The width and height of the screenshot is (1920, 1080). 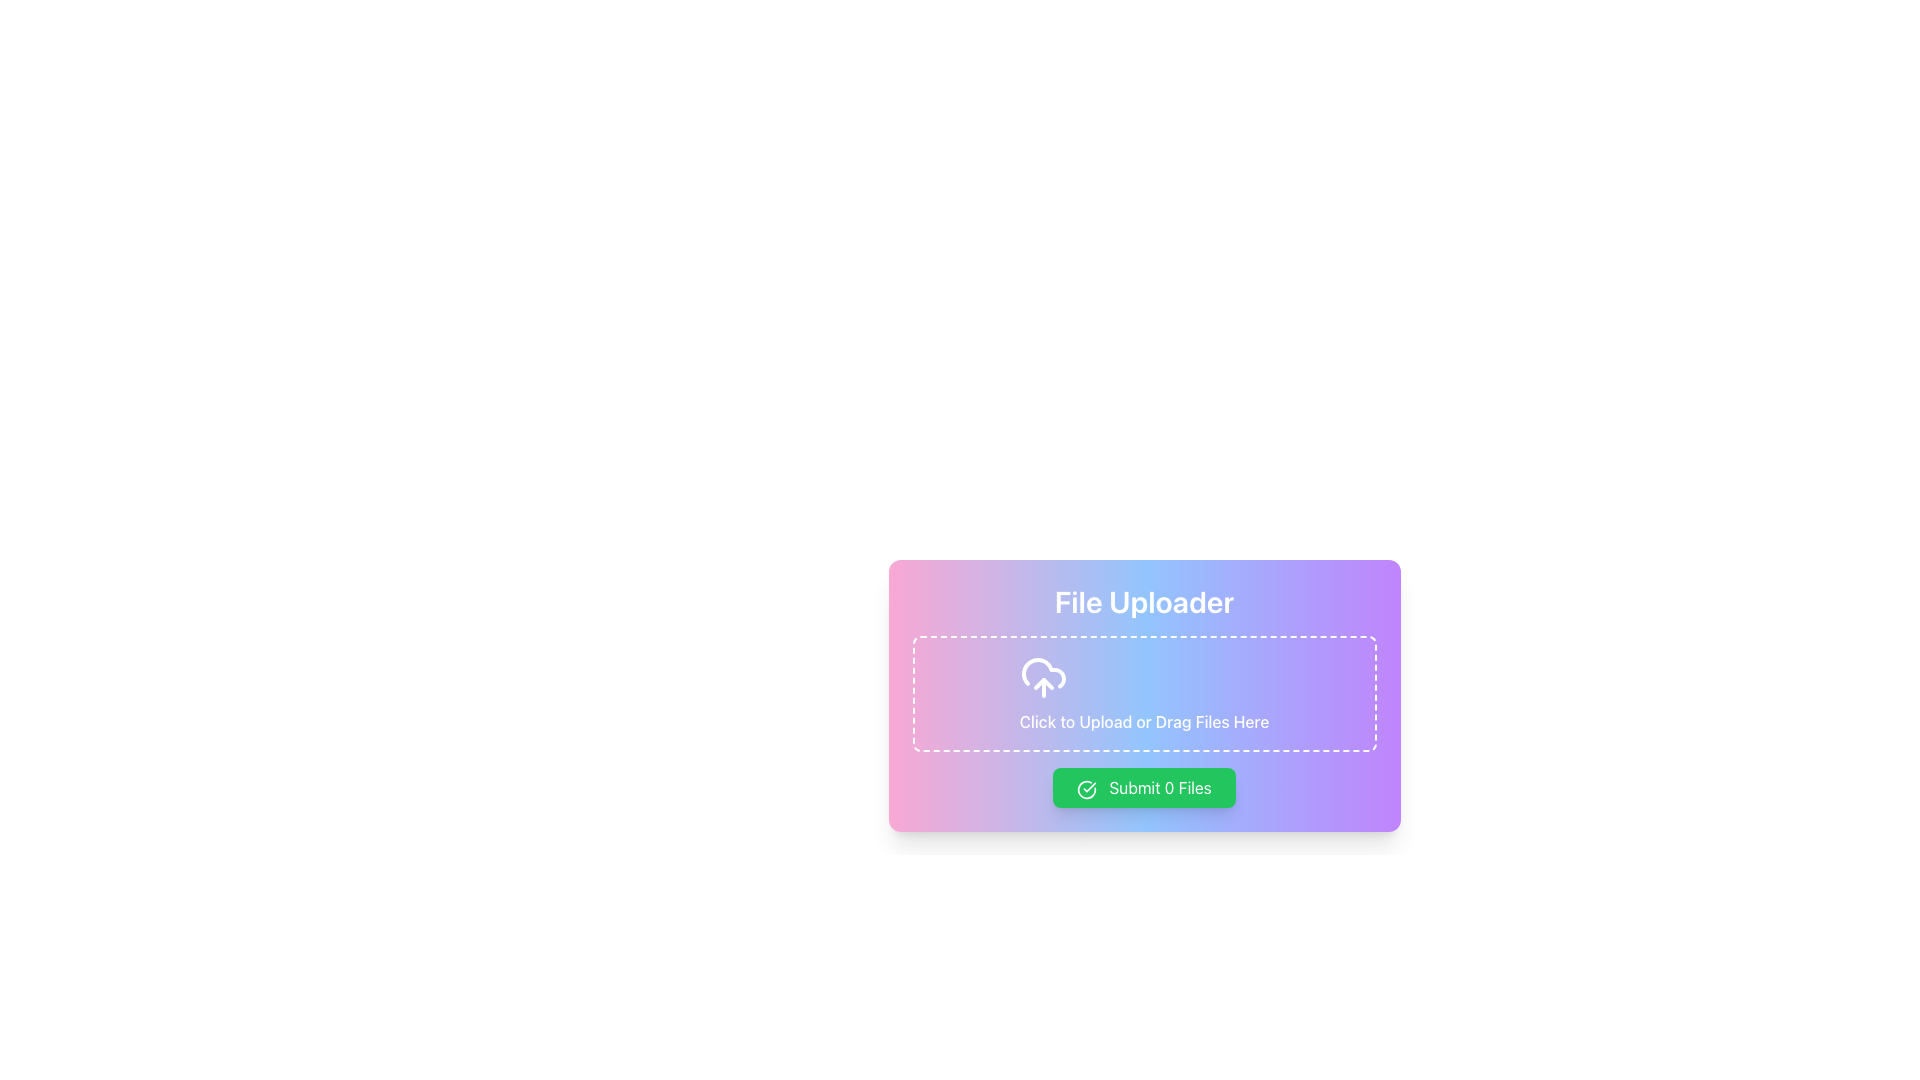 I want to click on files into the File upload area located within the 'File Uploader' section, so click(x=1144, y=693).